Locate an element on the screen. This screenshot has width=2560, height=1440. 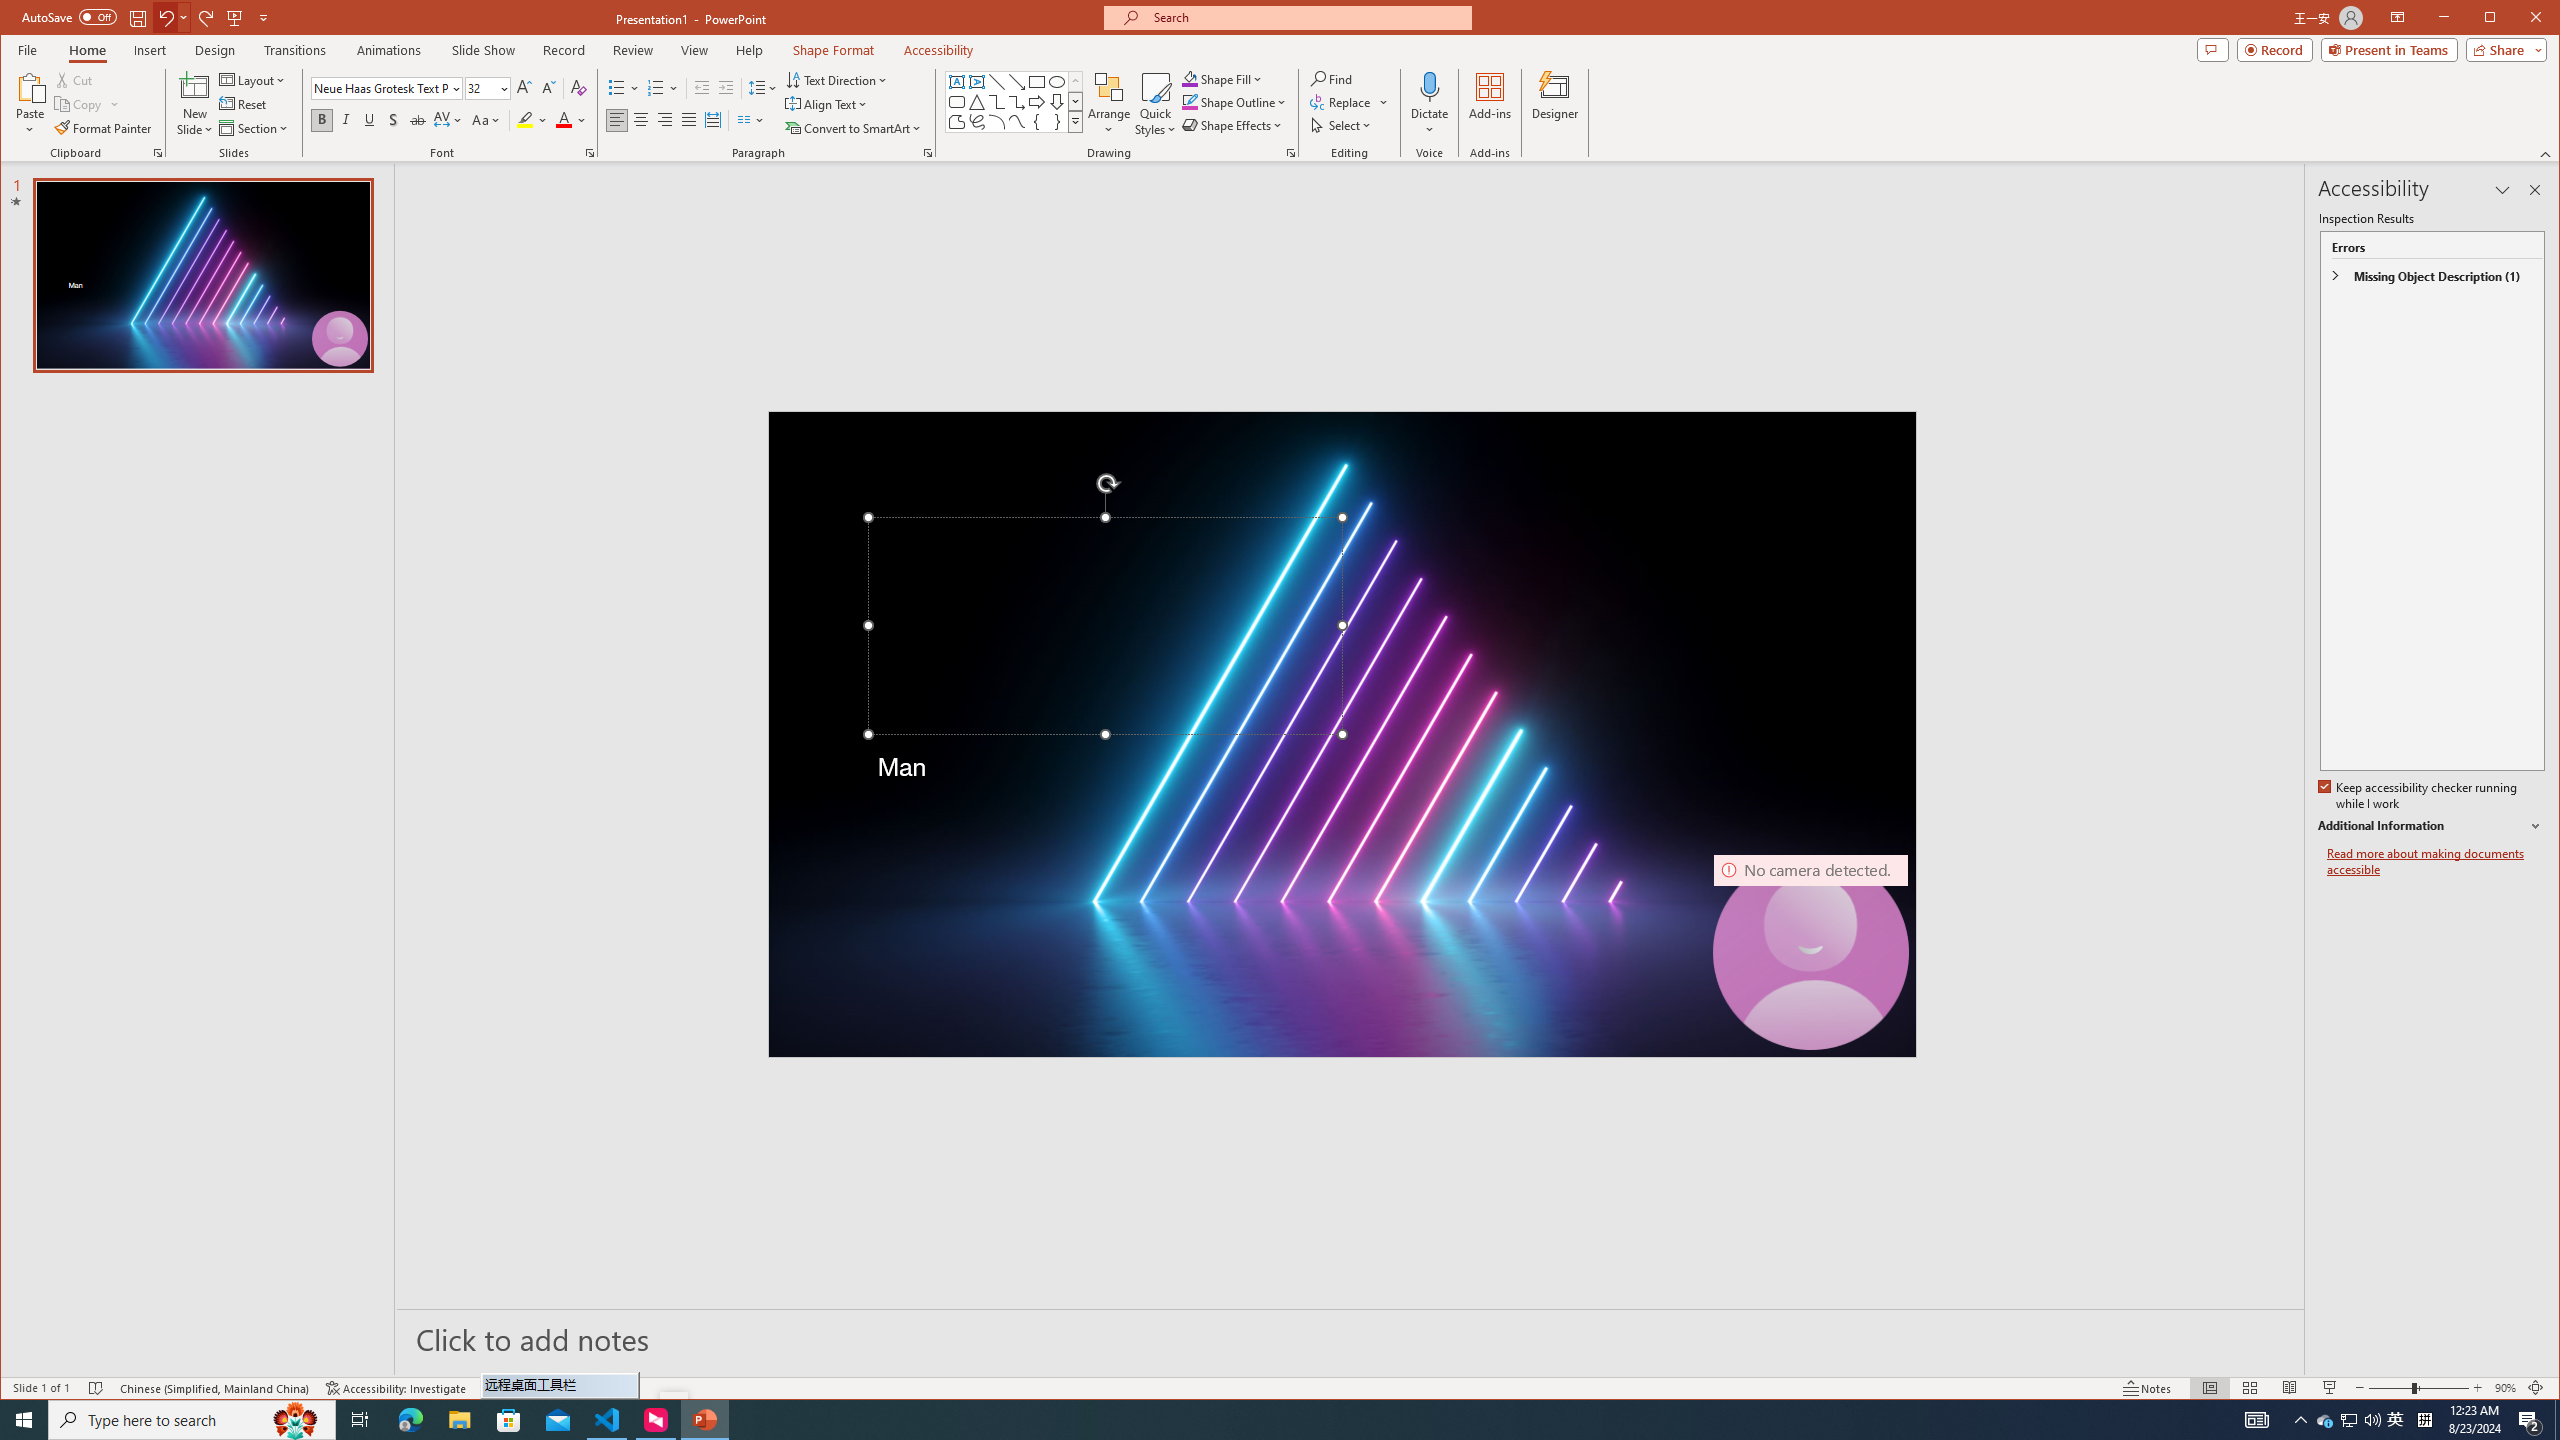
'Arrow: Down' is located at coordinates (1056, 102).